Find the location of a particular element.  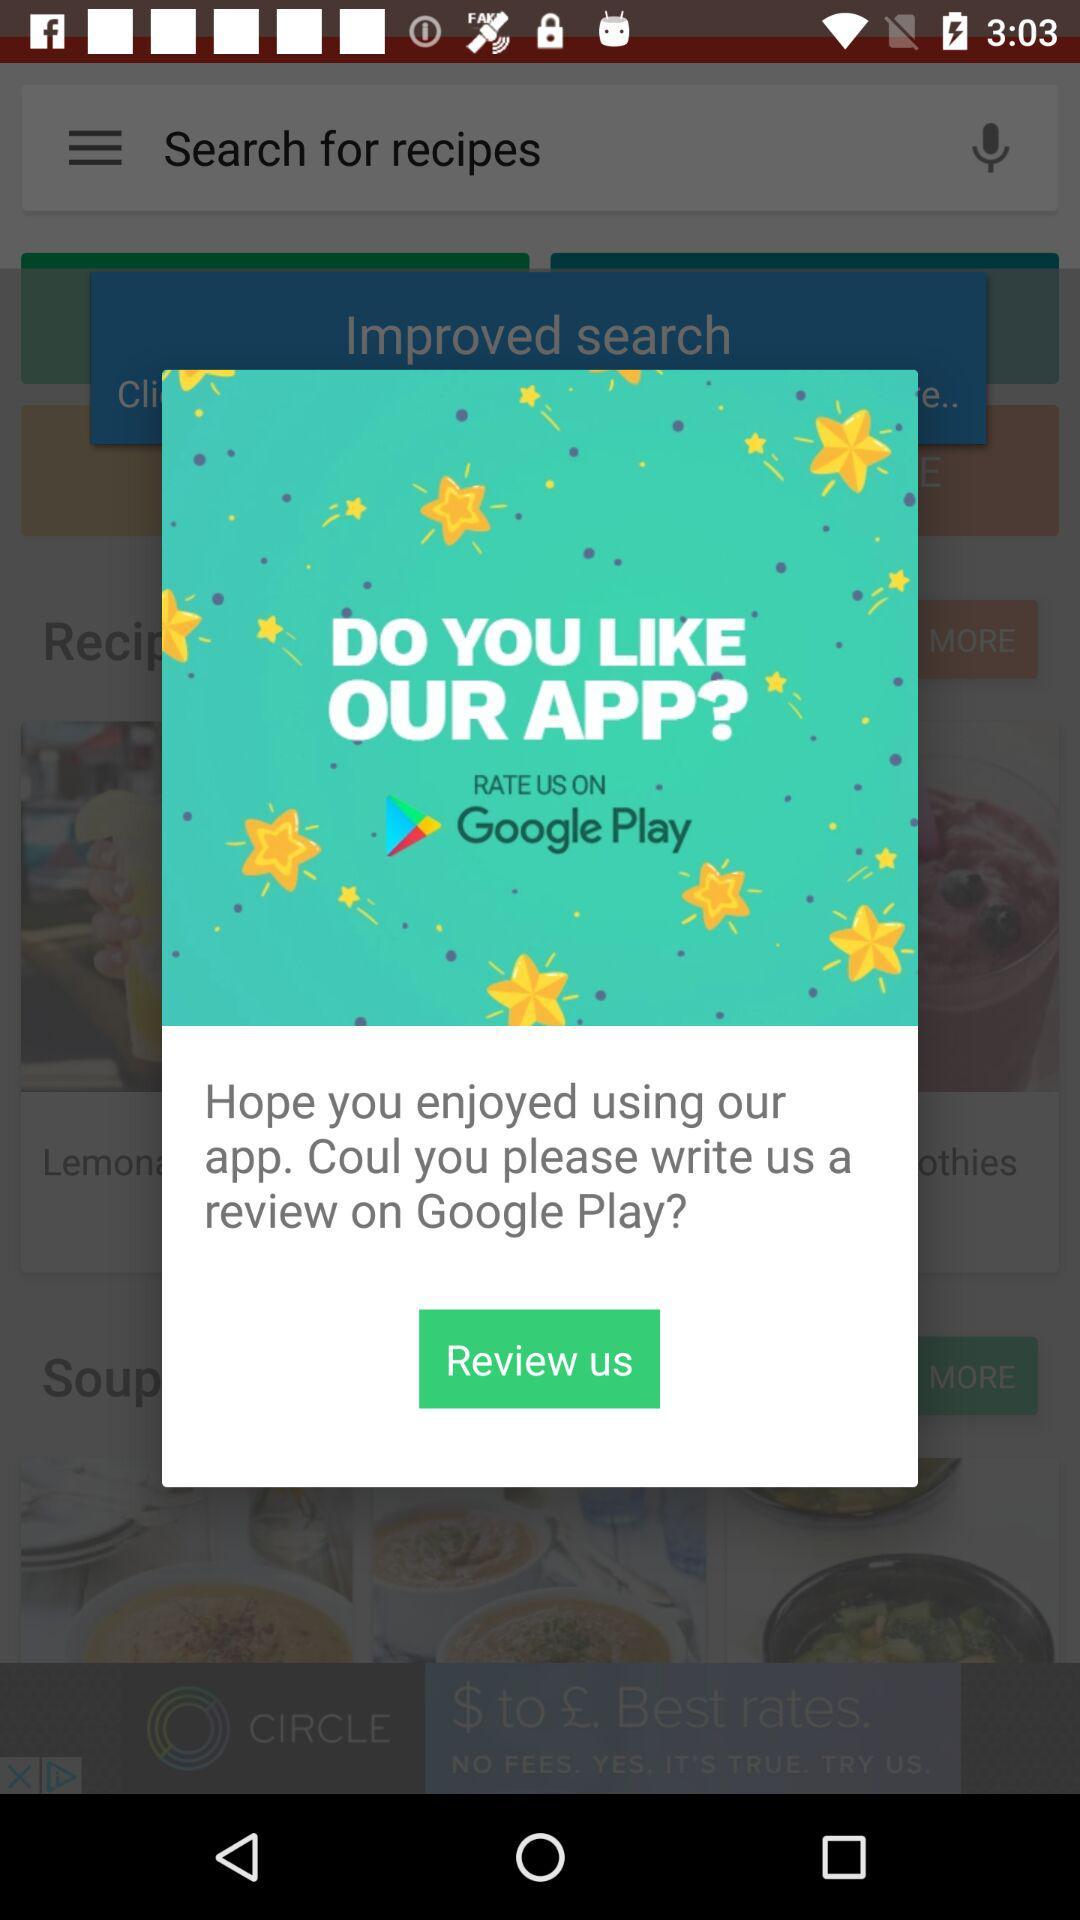

the google play page of the app is located at coordinates (538, 1358).